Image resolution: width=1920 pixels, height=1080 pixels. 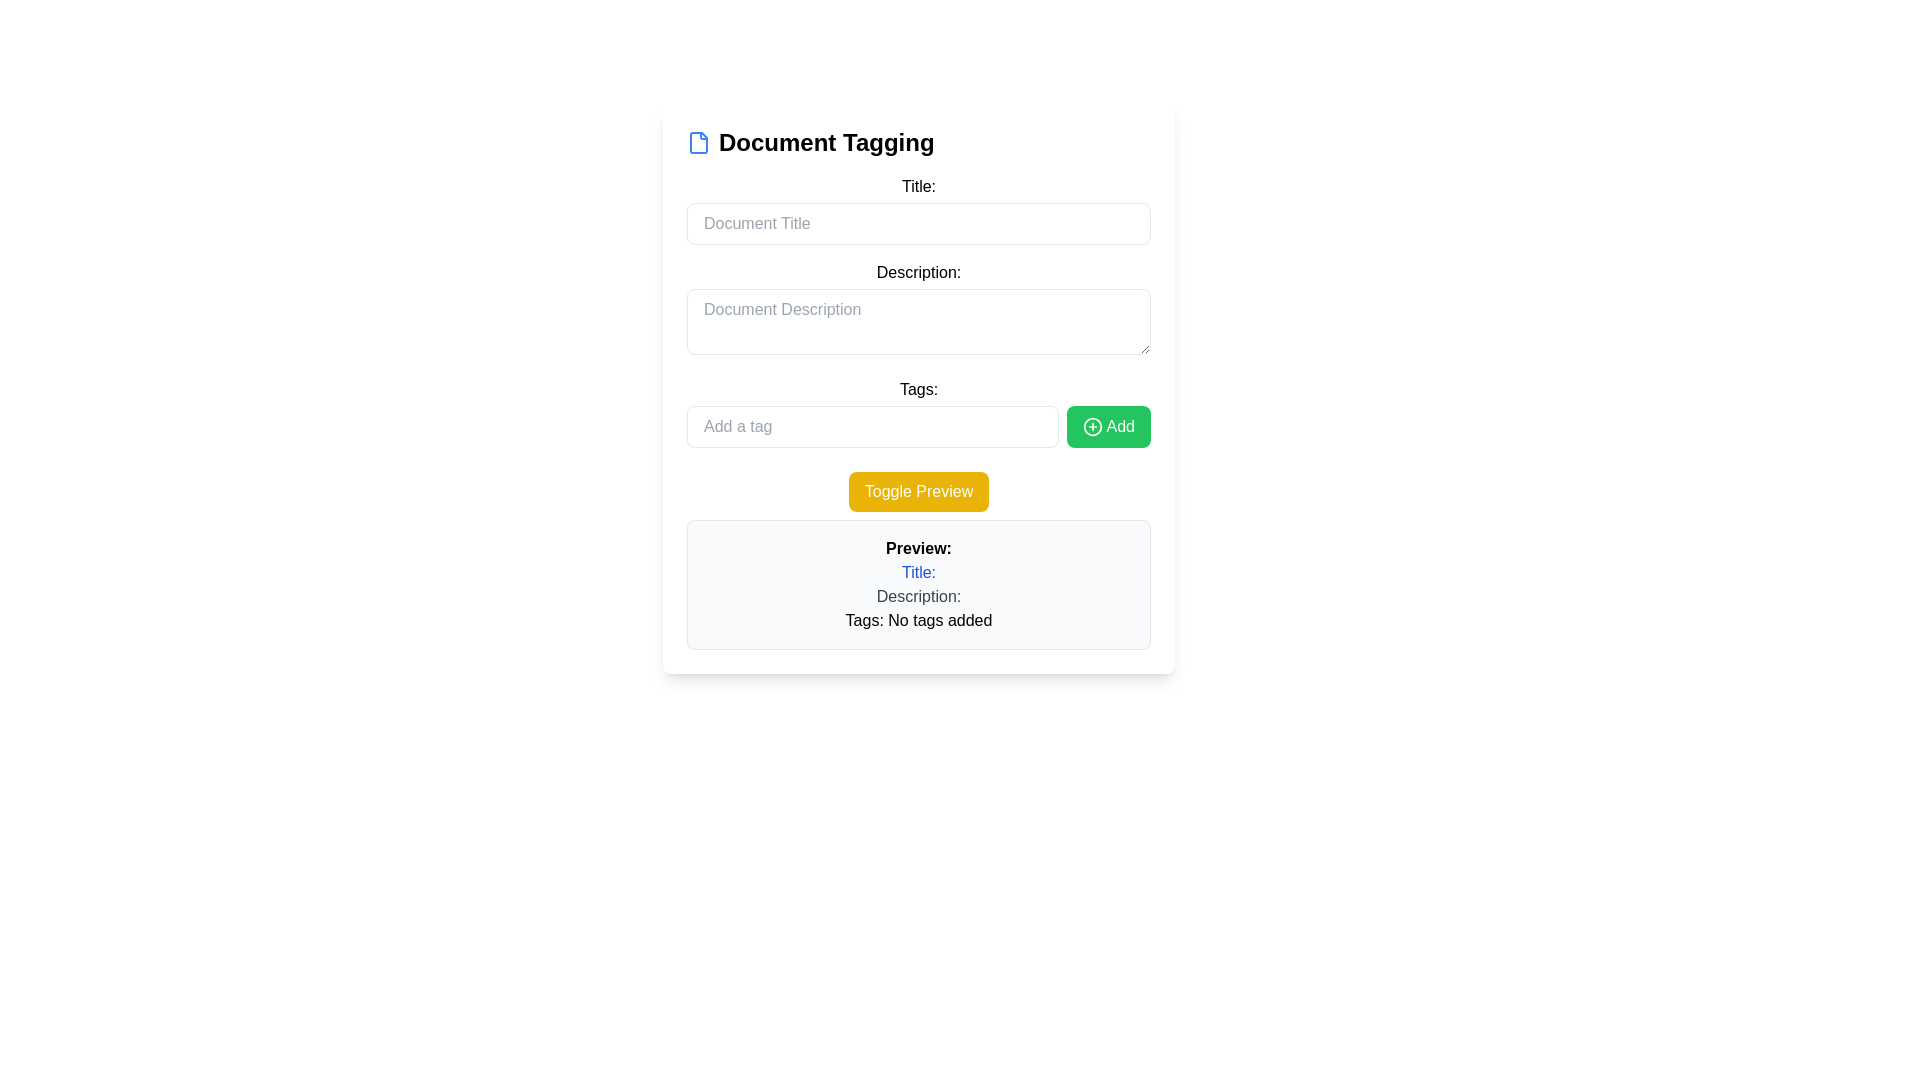 What do you see at coordinates (699, 141) in the screenshot?
I see `the blue file-shaped icon located near the text 'Document Tagging' at the top-left corner of the interface` at bounding box center [699, 141].